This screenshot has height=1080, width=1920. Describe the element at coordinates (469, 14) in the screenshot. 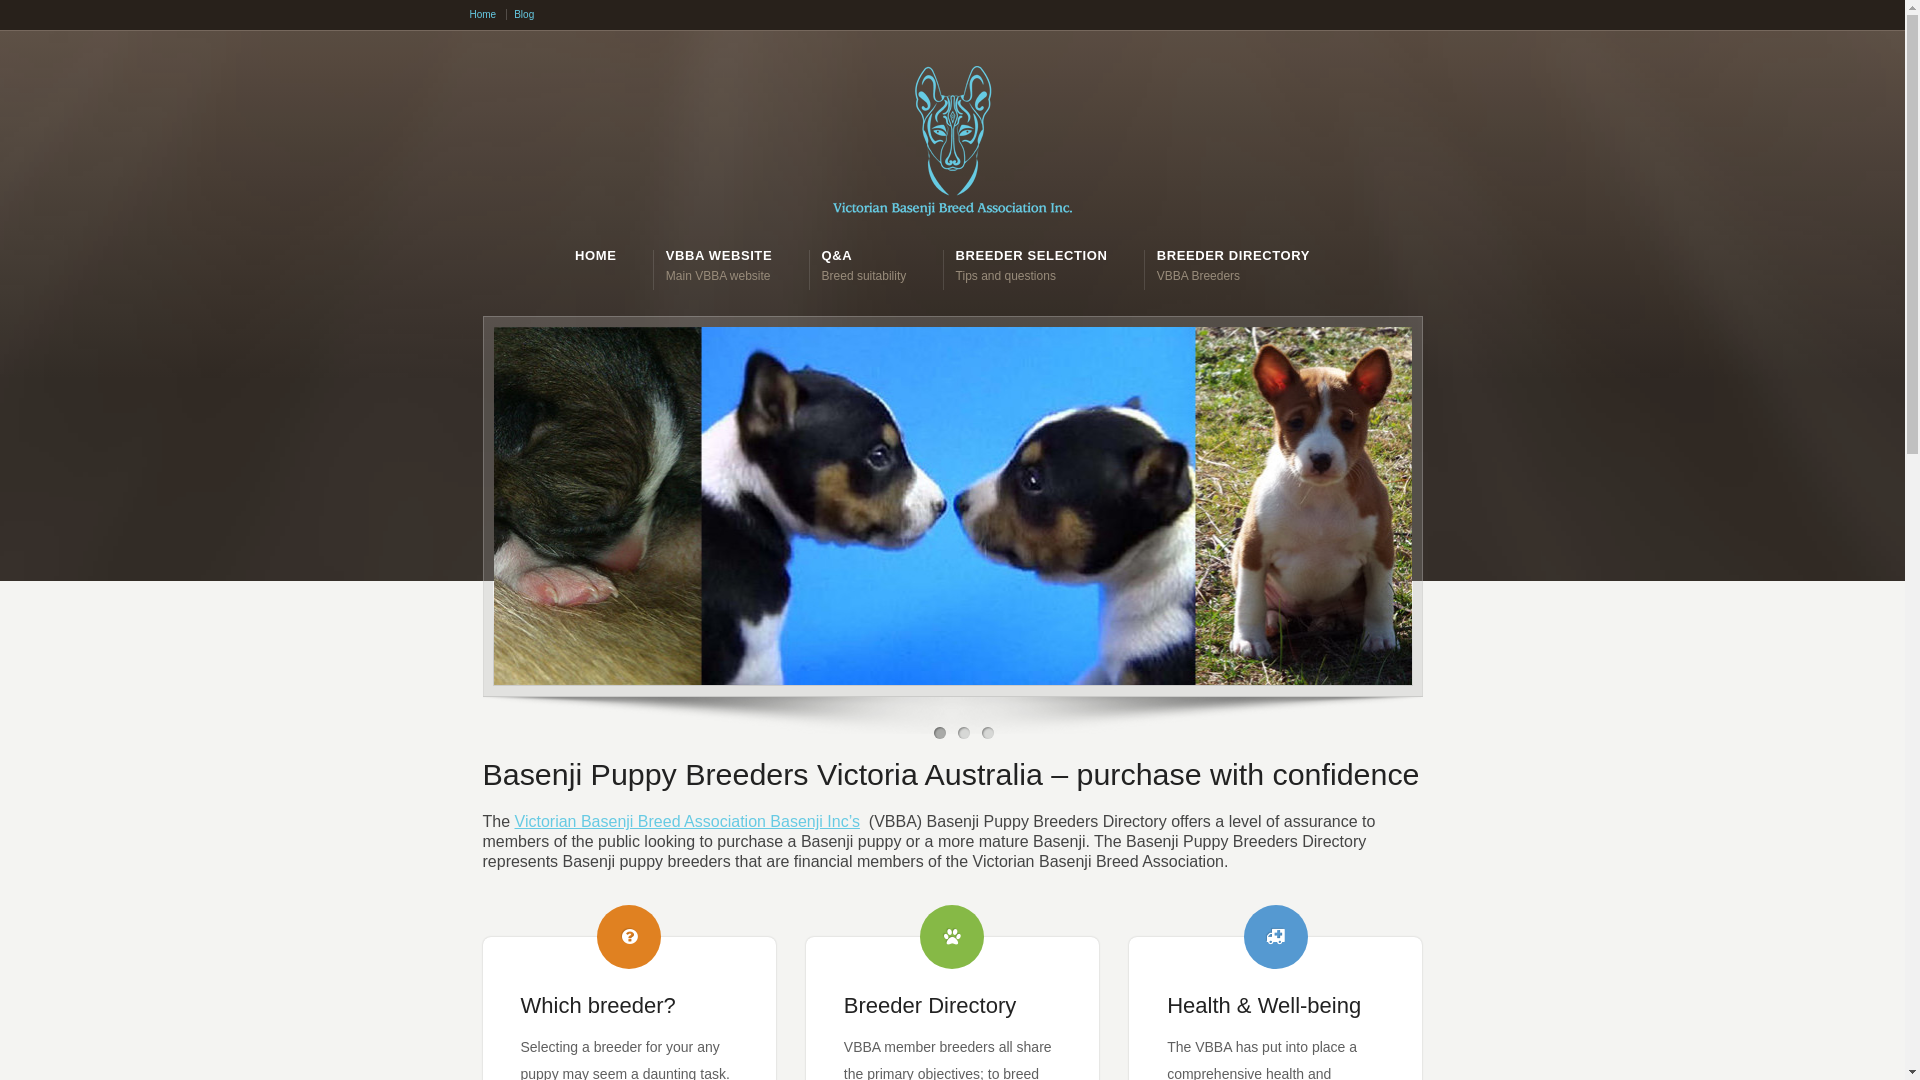

I see `'Home'` at that location.